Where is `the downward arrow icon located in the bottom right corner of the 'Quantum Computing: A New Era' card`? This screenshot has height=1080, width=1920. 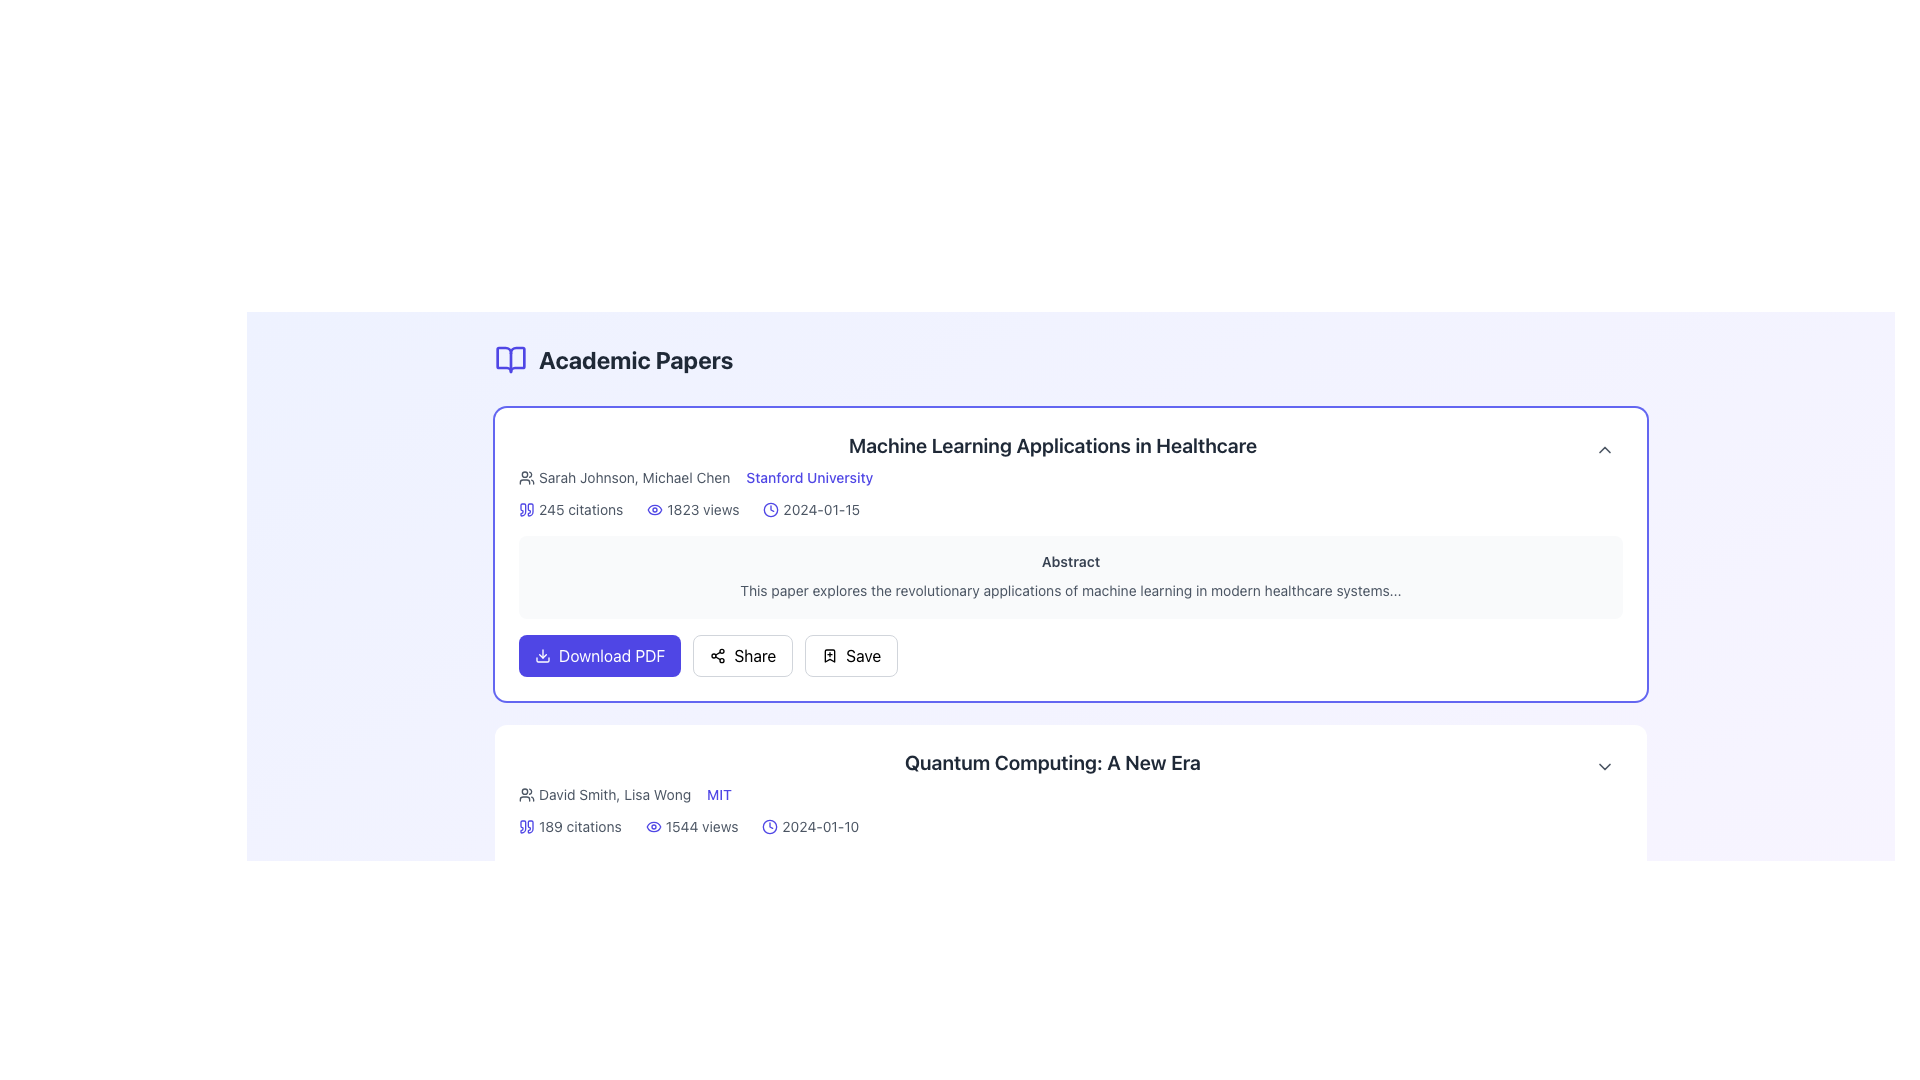
the downward arrow icon located in the bottom right corner of the 'Quantum Computing: A New Era' card is located at coordinates (1604, 765).